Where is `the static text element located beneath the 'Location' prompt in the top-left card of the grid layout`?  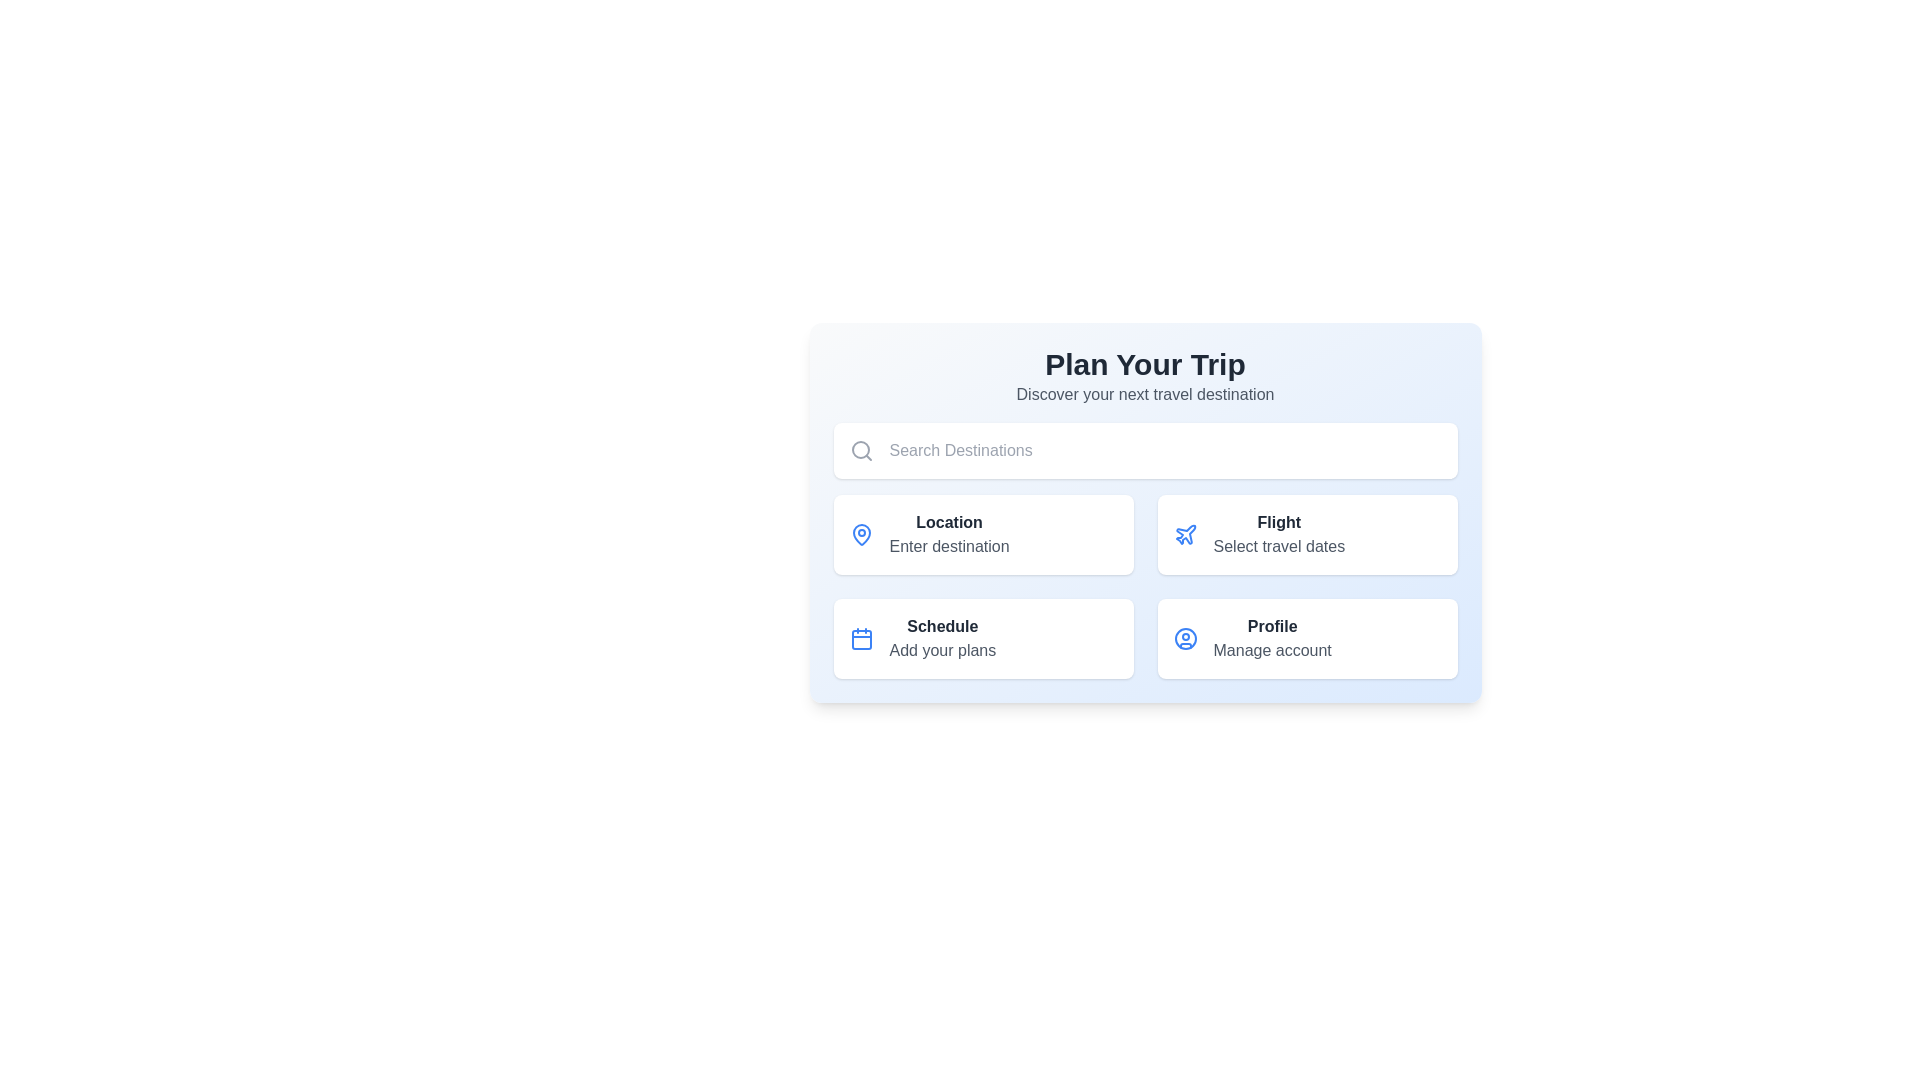
the static text element located beneath the 'Location' prompt in the top-left card of the grid layout is located at coordinates (948, 547).